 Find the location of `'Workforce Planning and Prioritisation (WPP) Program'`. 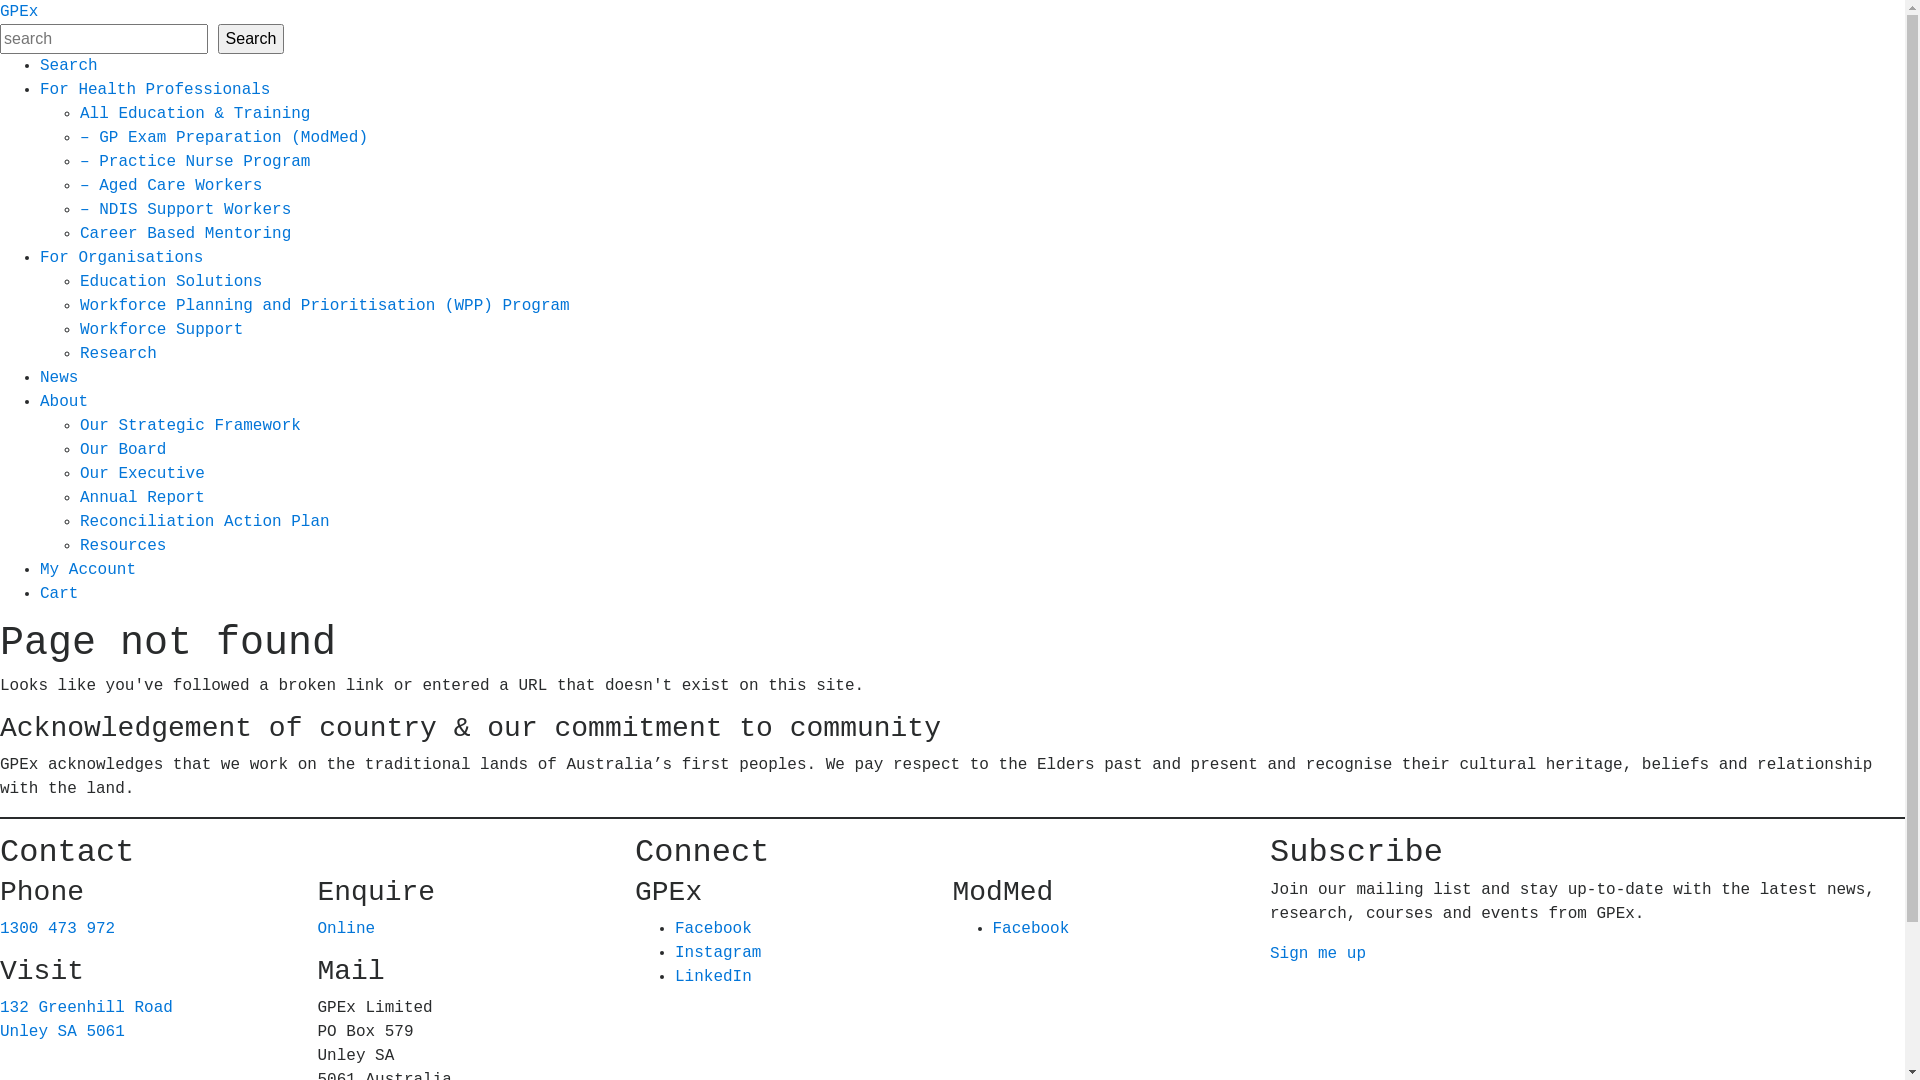

'Workforce Planning and Prioritisation (WPP) Program' is located at coordinates (80, 305).